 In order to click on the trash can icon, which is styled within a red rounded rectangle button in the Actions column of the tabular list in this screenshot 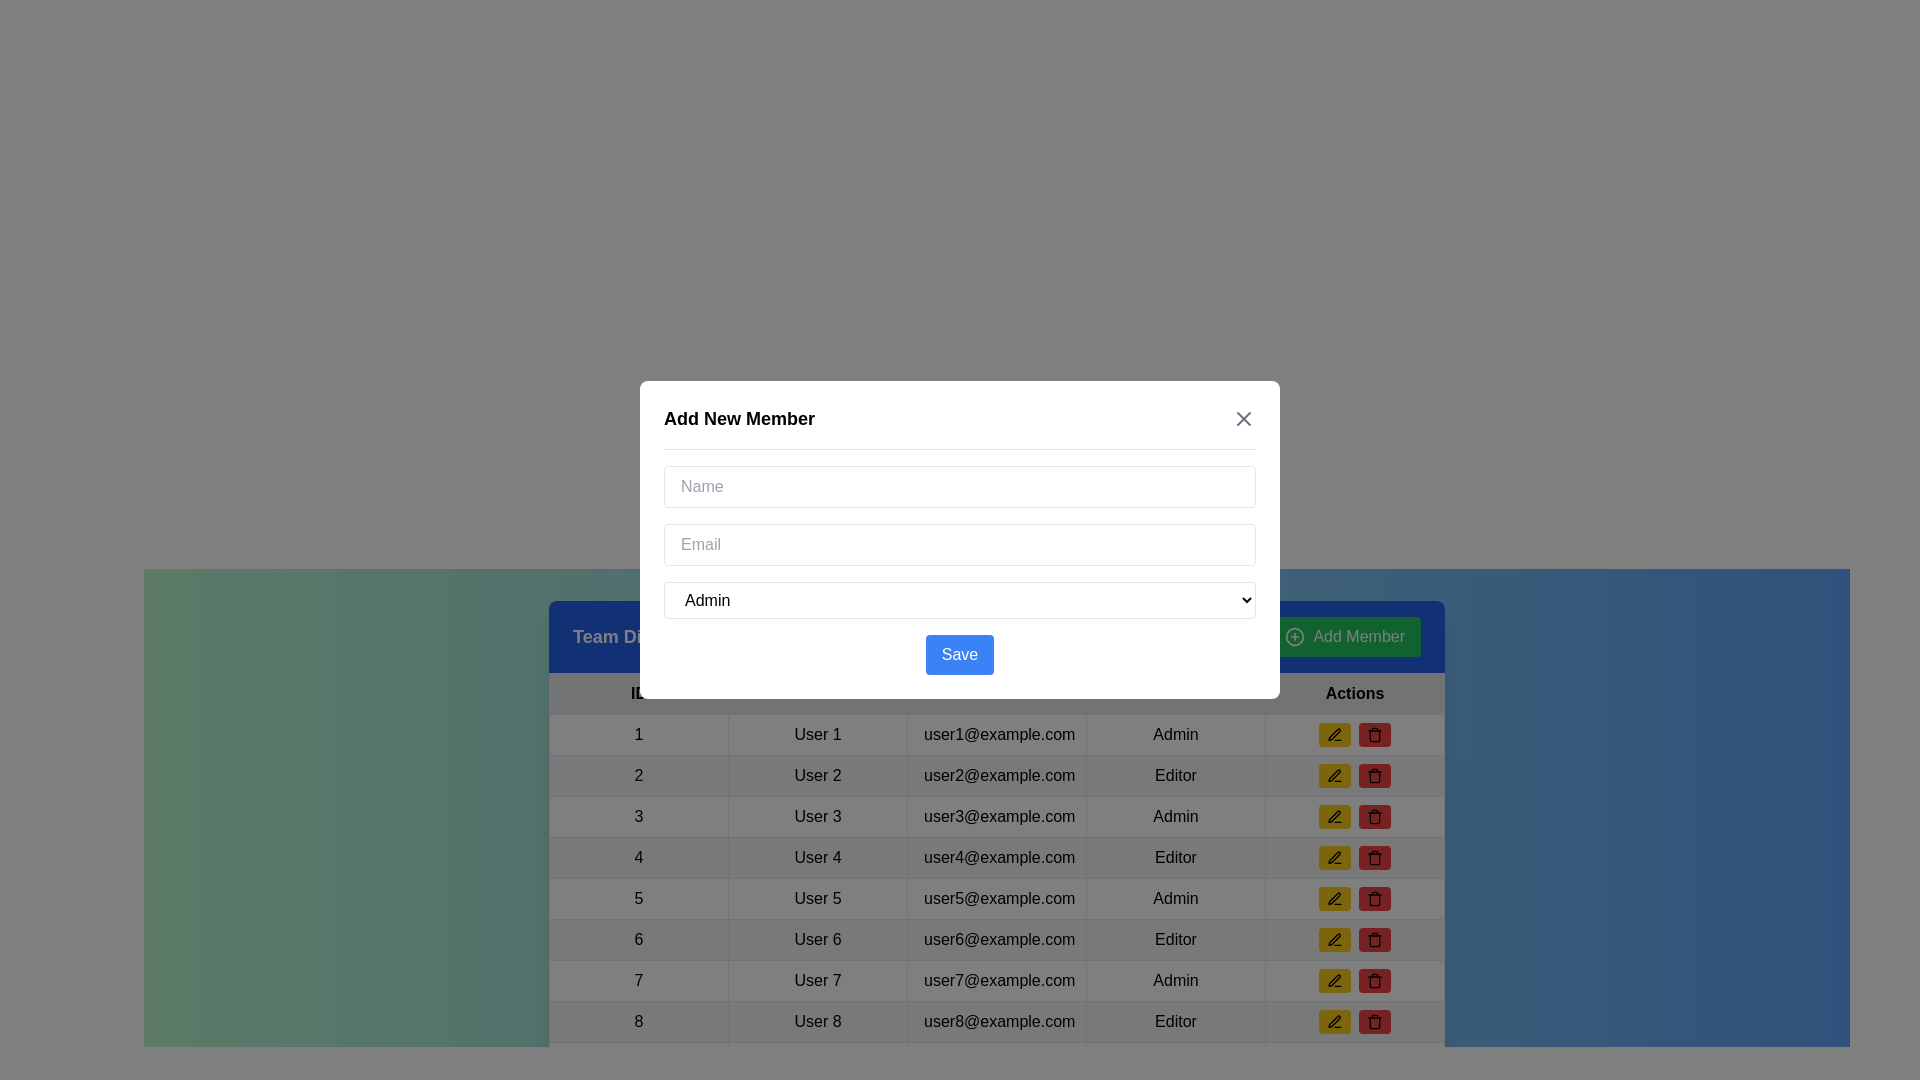, I will do `click(1373, 979)`.